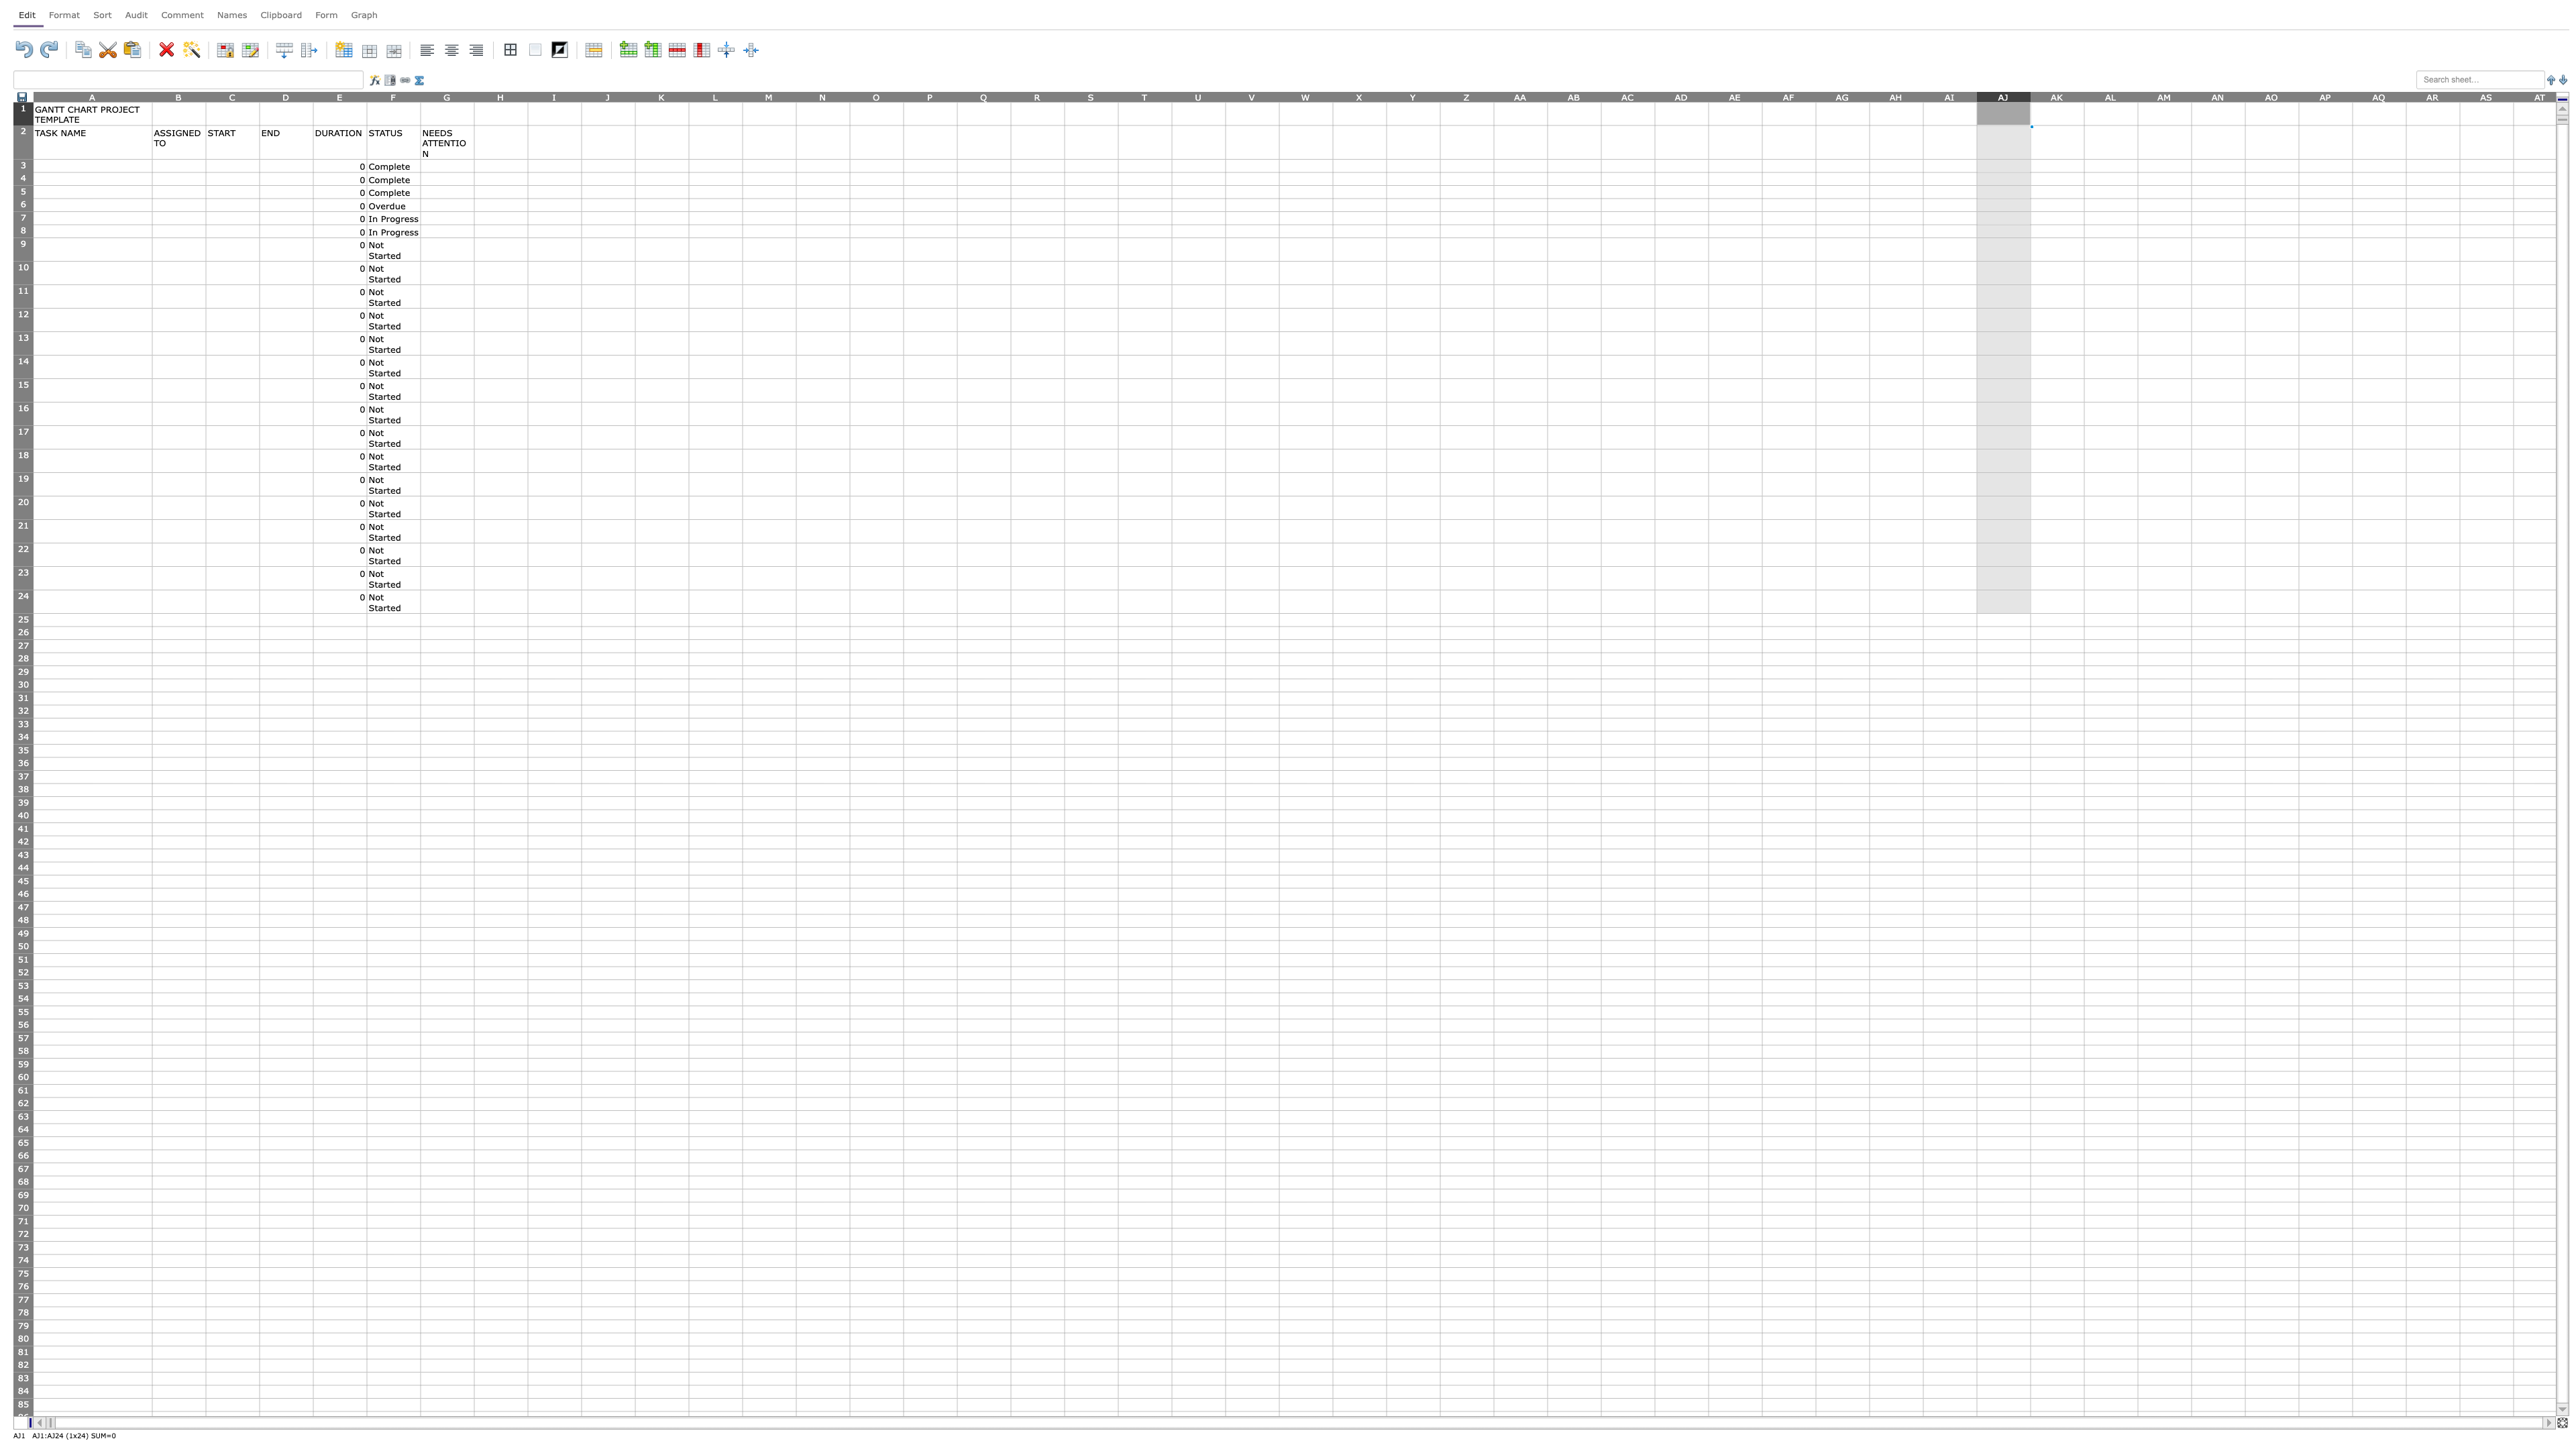  I want to click on the right edge of column AK to resize, so click(2083, 95).